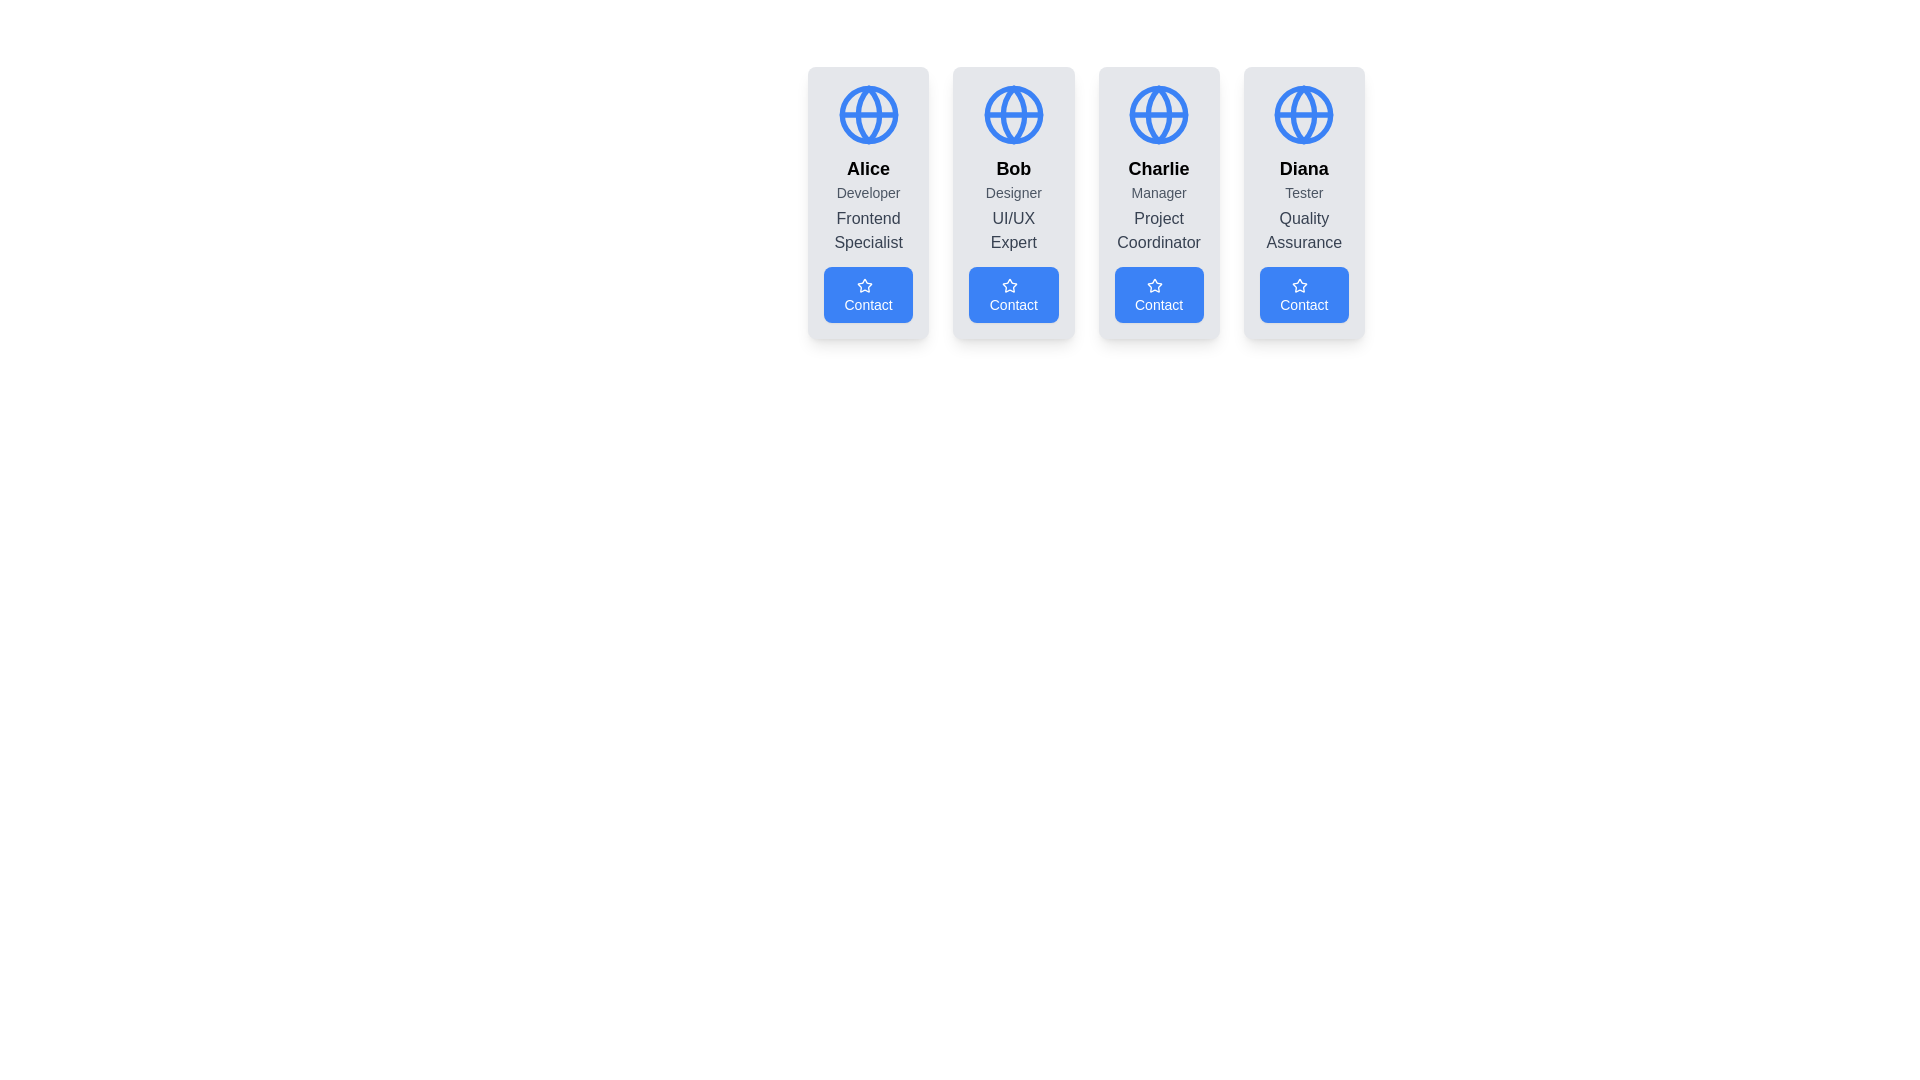 The height and width of the screenshot is (1080, 1920). Describe the element at coordinates (1013, 203) in the screenshot. I see `the Profile Card featuring a circular icon with 'Bob' in bold, 'Designer', and 'UI/UX Expert' text, and a blue 'Contact' button, which is the second card in a row of four` at that location.